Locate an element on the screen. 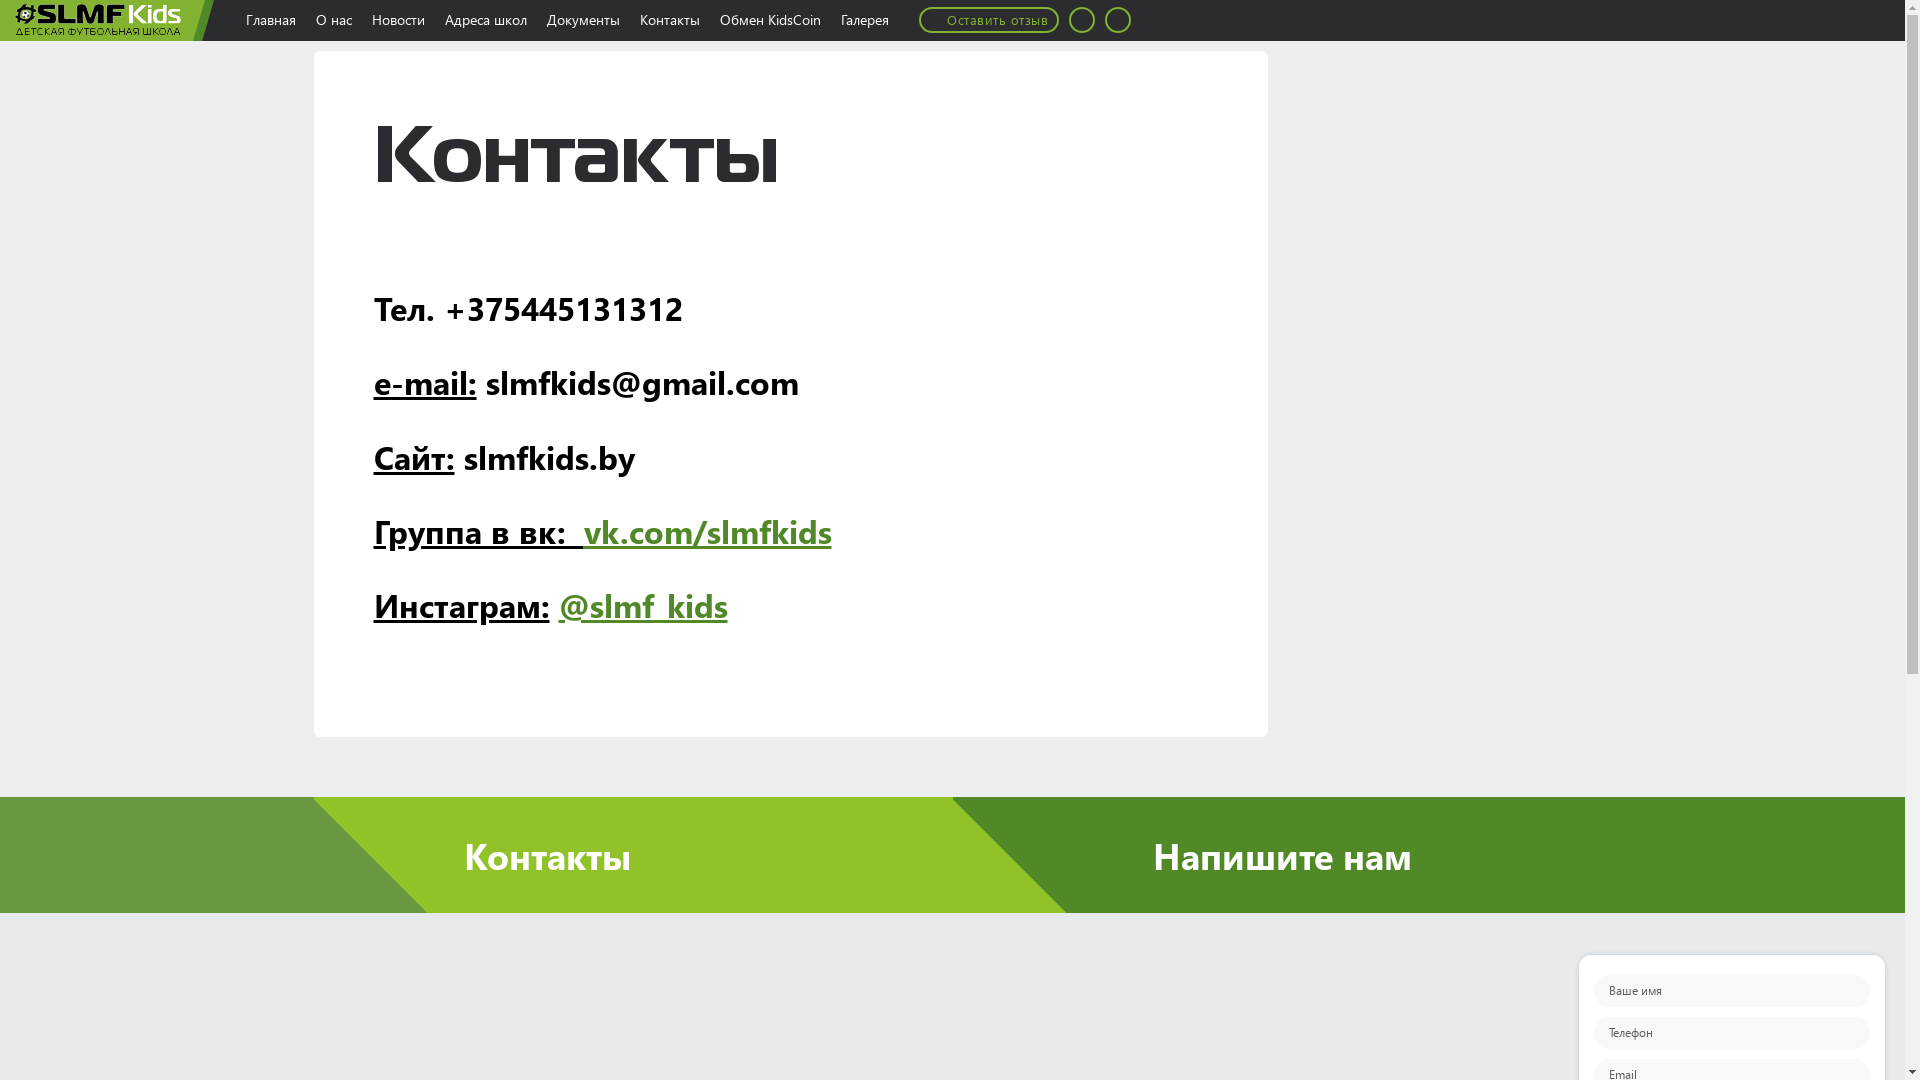 The width and height of the screenshot is (1920, 1080). '@slmf_kids' is located at coordinates (642, 603).